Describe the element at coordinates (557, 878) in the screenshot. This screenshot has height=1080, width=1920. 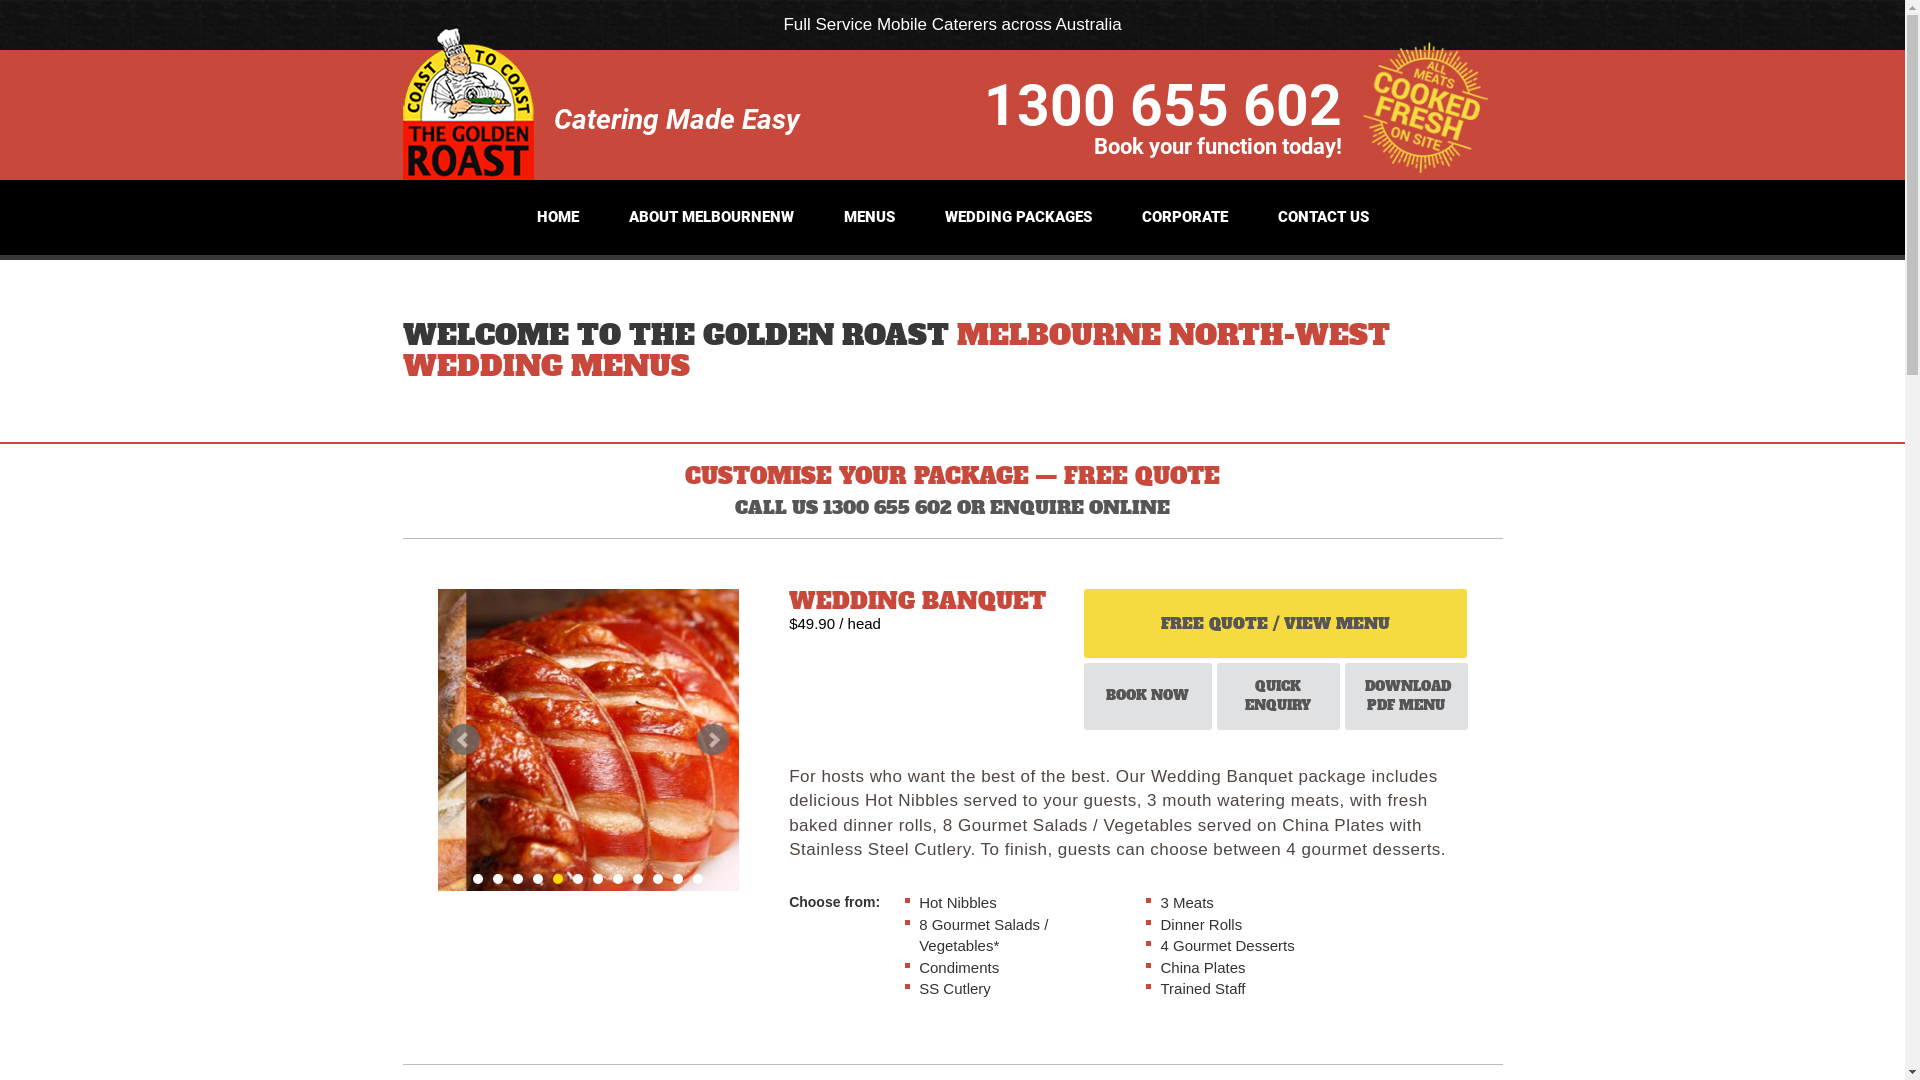
I see `'5'` at that location.